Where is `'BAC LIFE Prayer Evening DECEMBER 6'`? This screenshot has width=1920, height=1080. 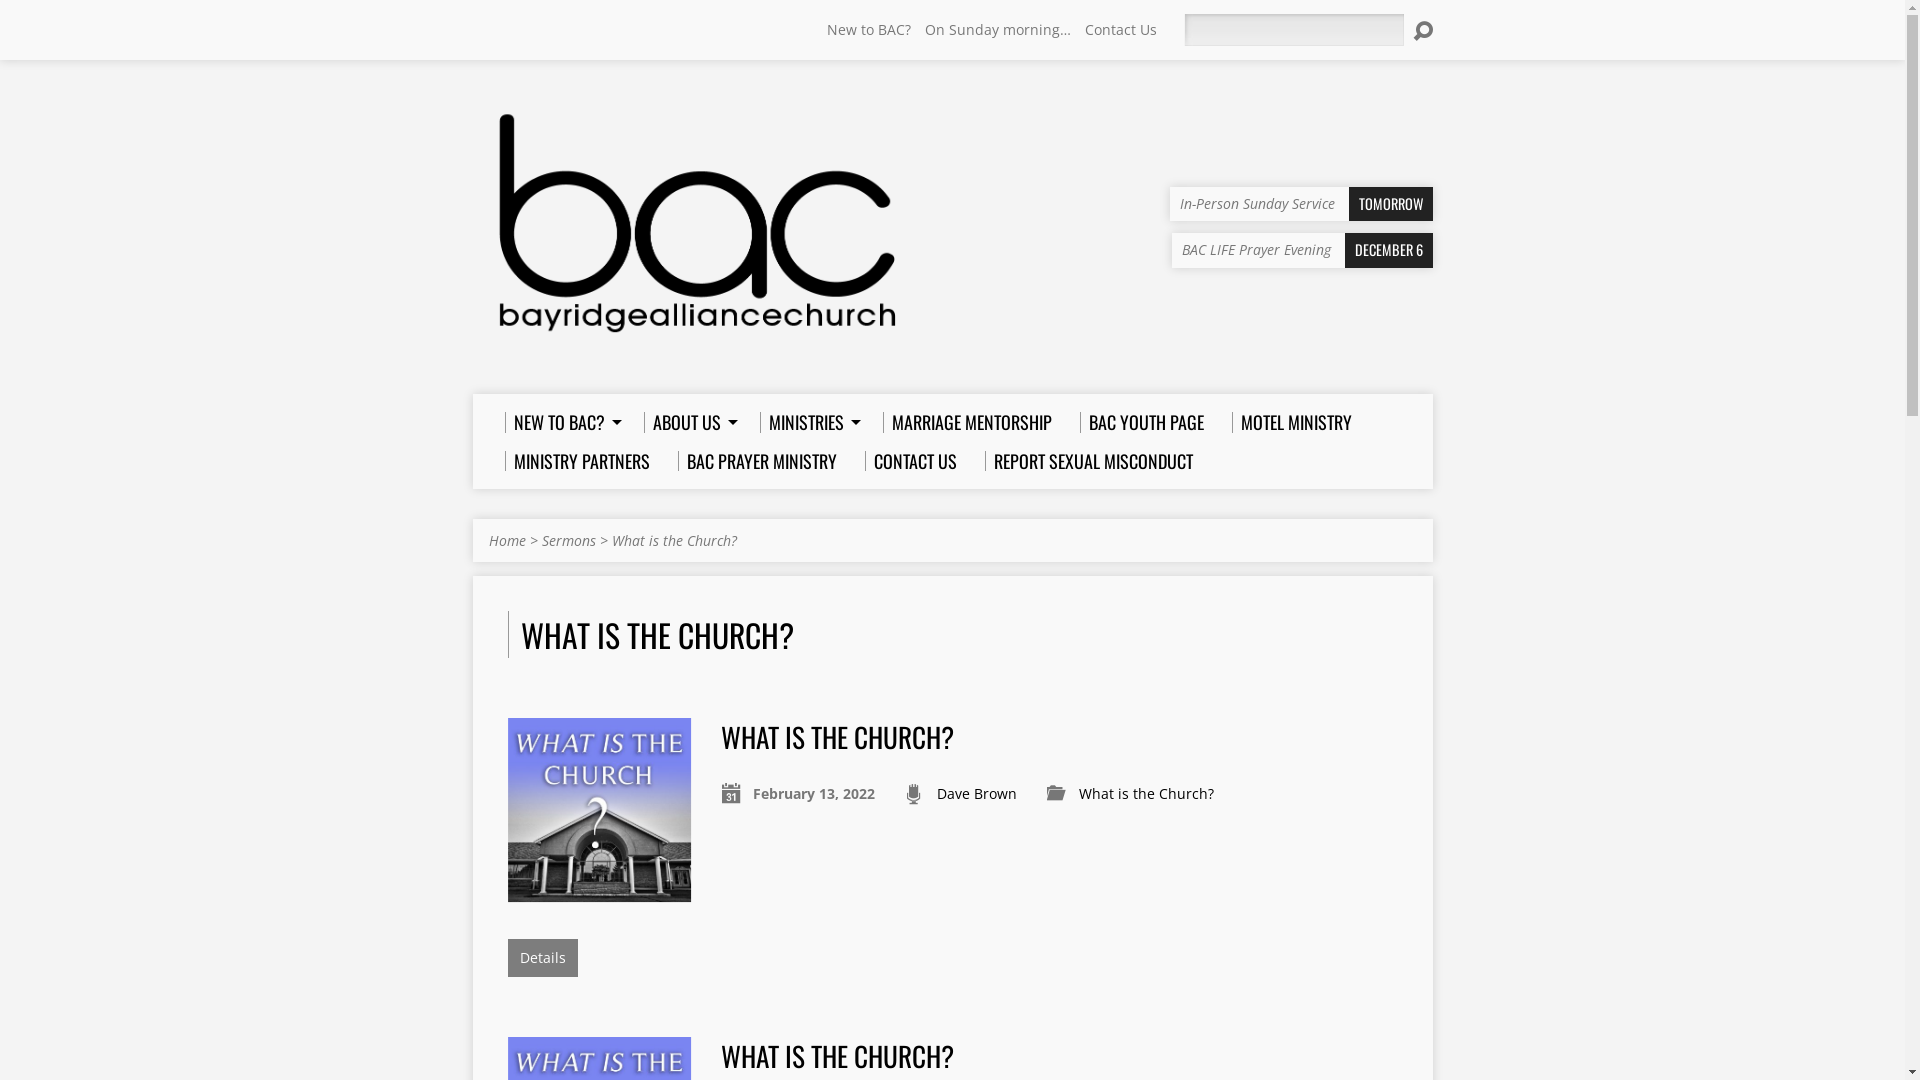
'BAC LIFE Prayer Evening DECEMBER 6' is located at coordinates (1171, 249).